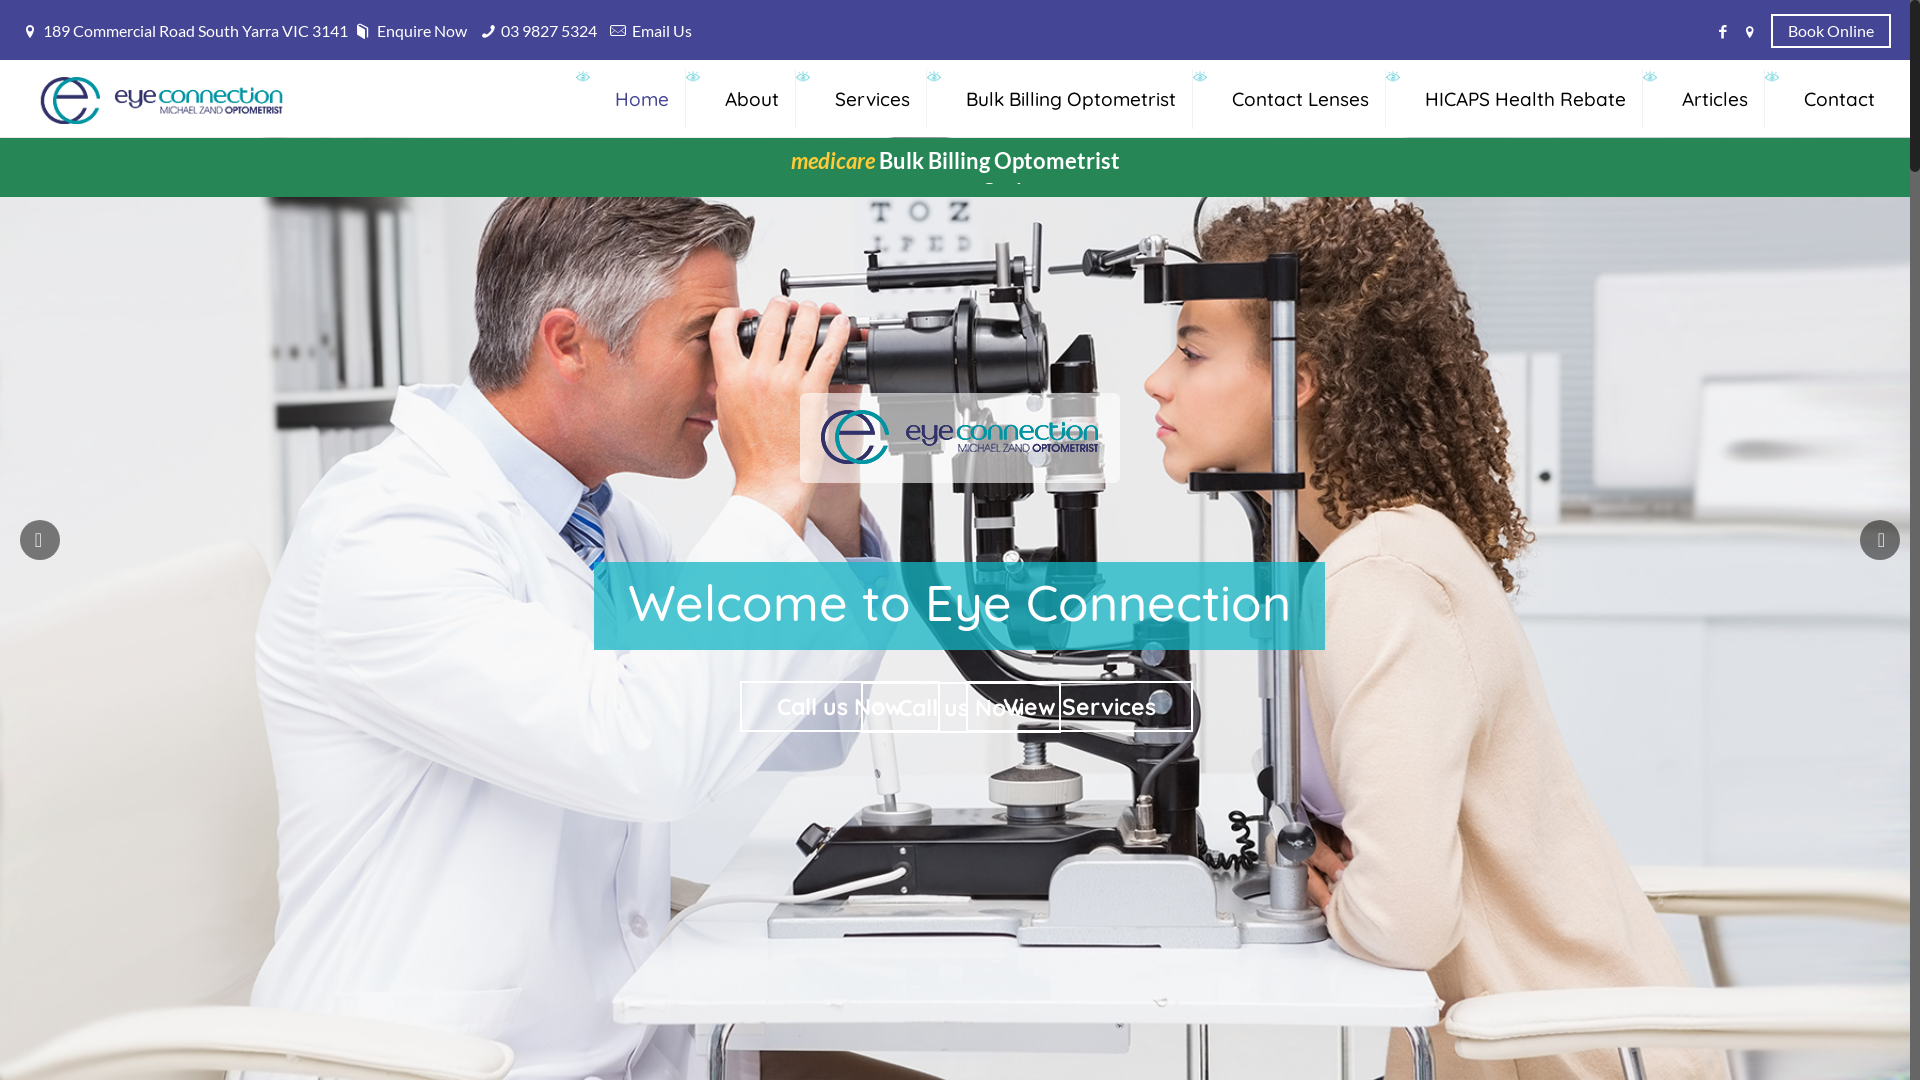  I want to click on 'Book Online', so click(1830, 29).